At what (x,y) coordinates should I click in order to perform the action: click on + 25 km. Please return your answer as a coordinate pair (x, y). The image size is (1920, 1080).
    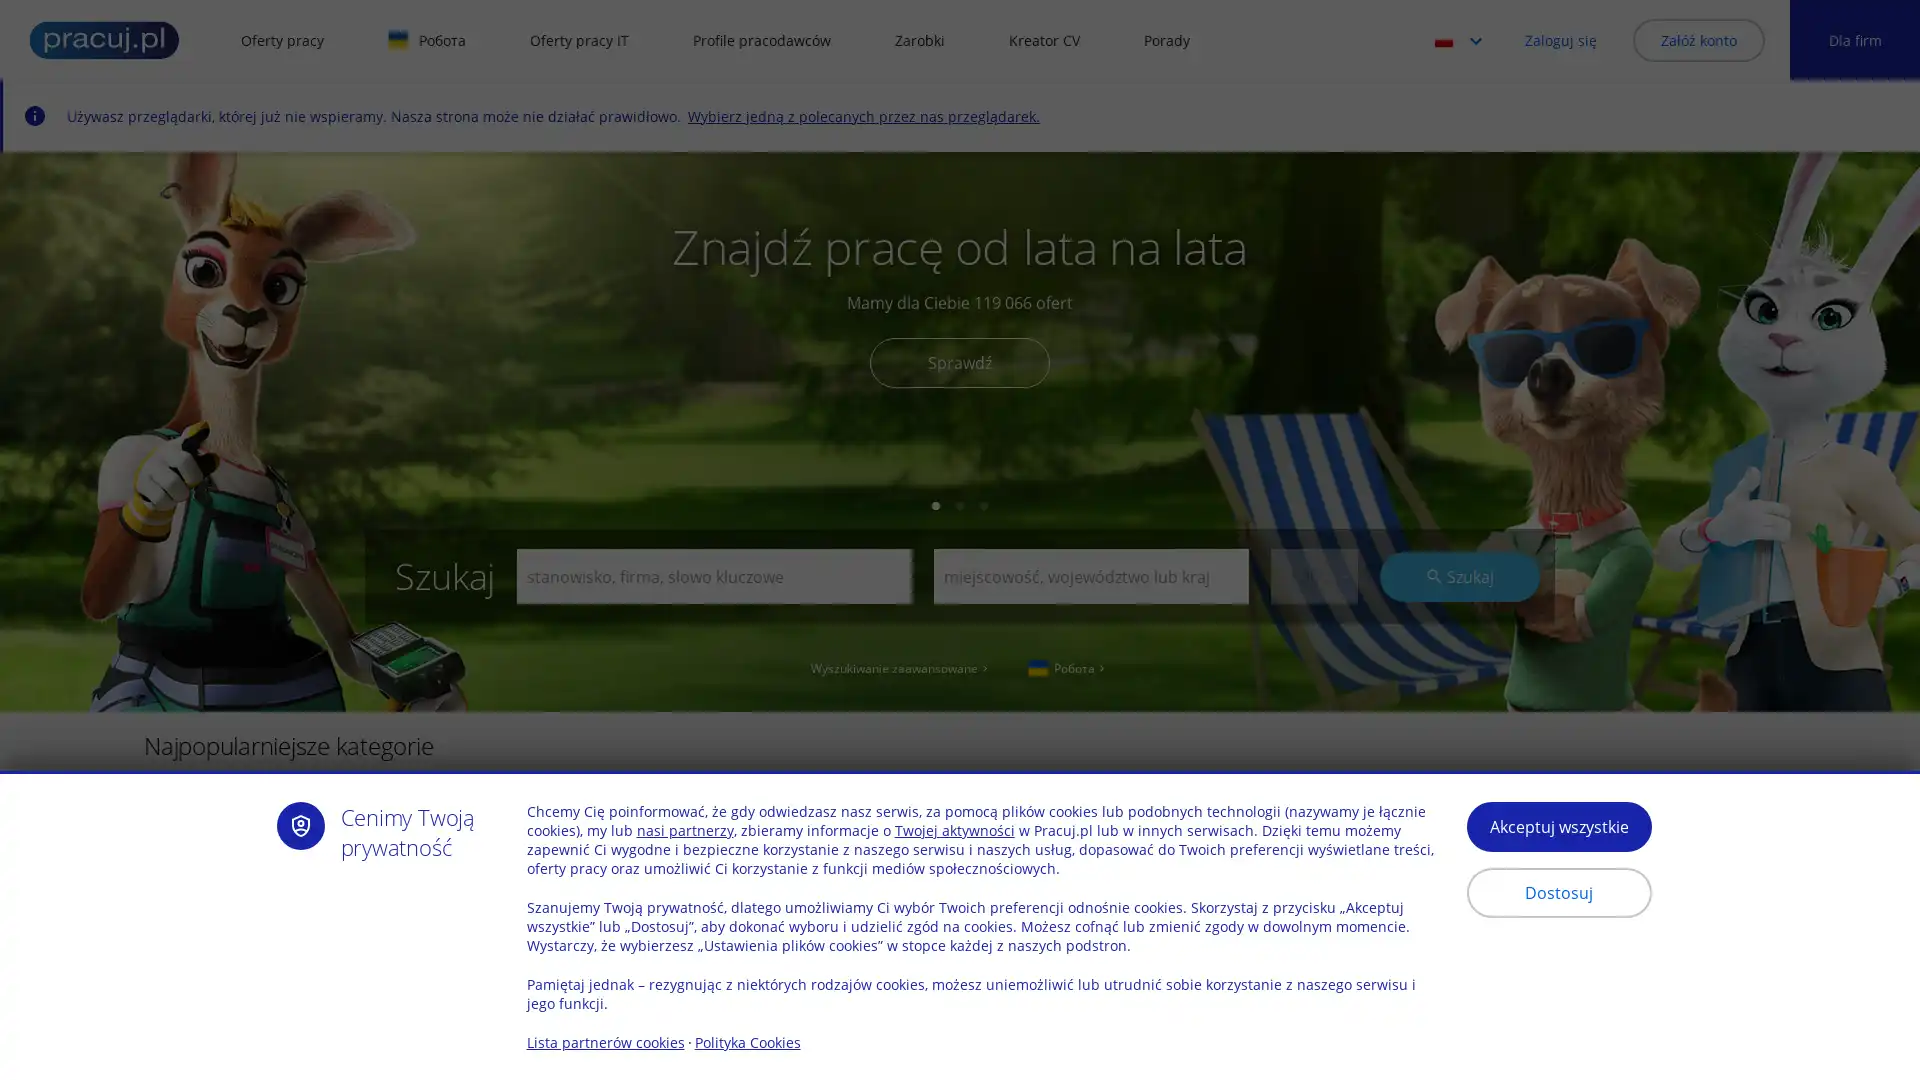
    Looking at the image, I should click on (1313, 767).